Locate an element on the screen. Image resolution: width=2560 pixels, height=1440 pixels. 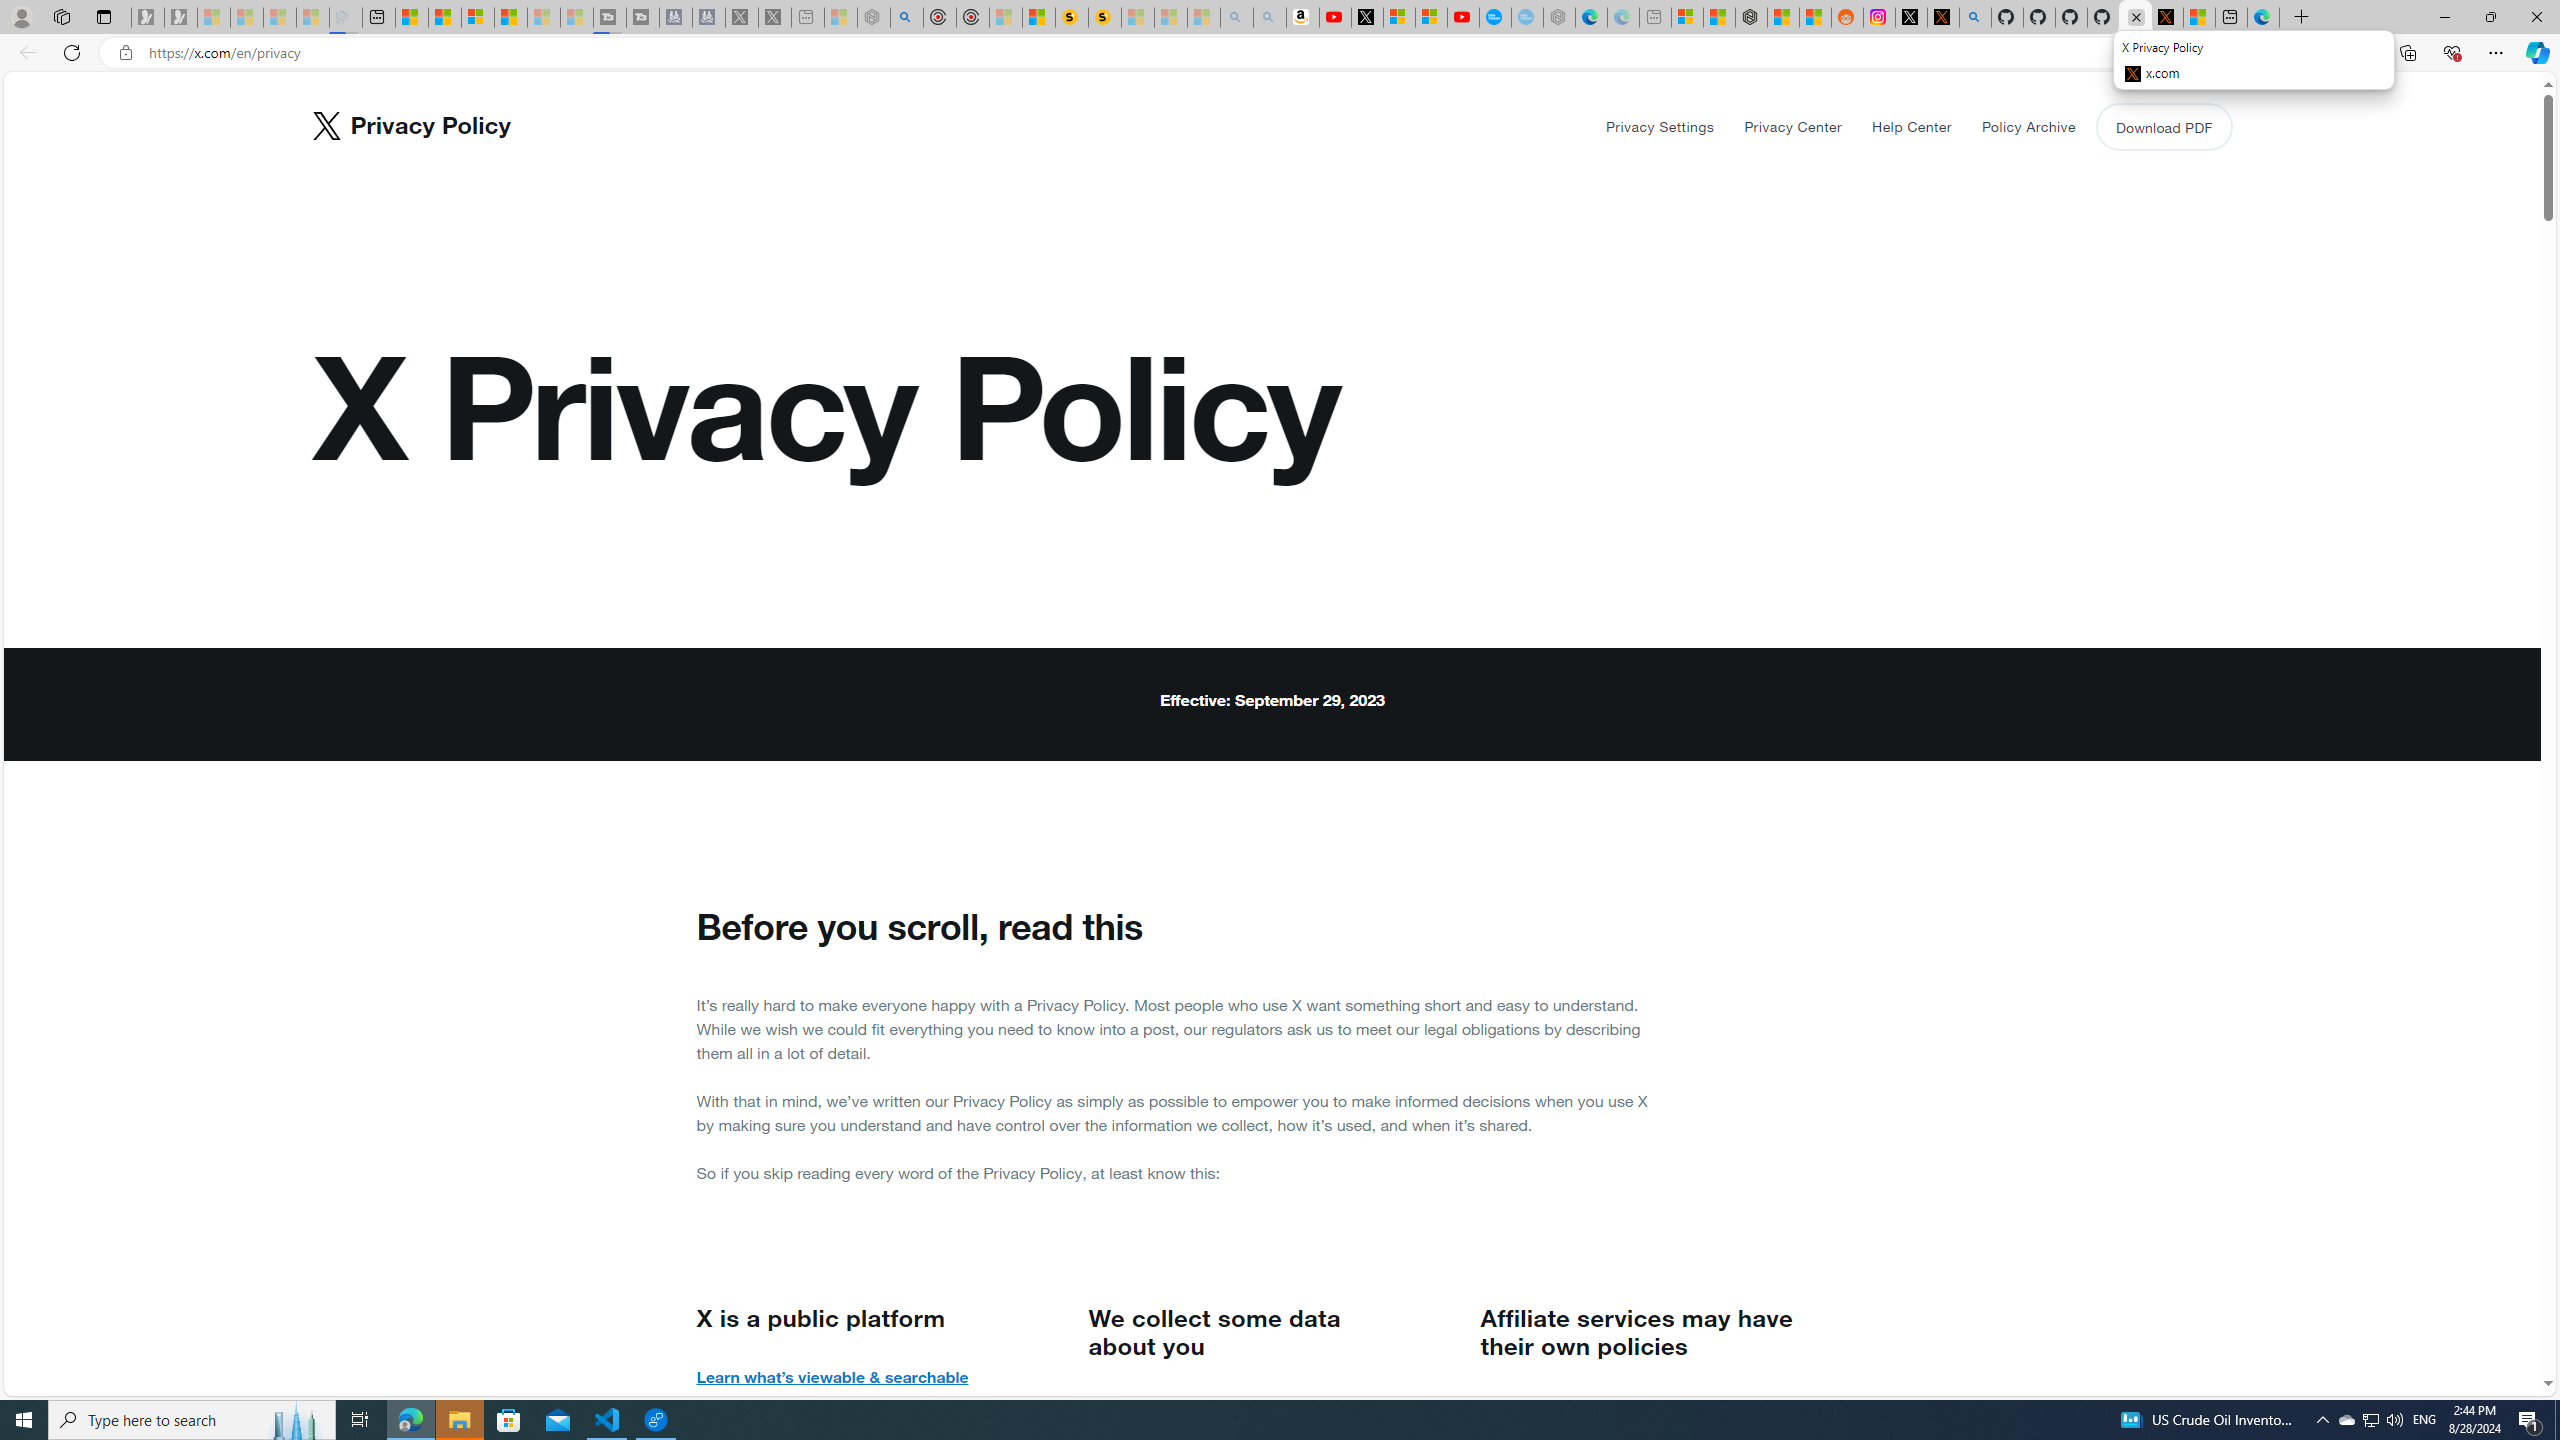
'Microsoft Start - Sleeping' is located at coordinates (543, 16).